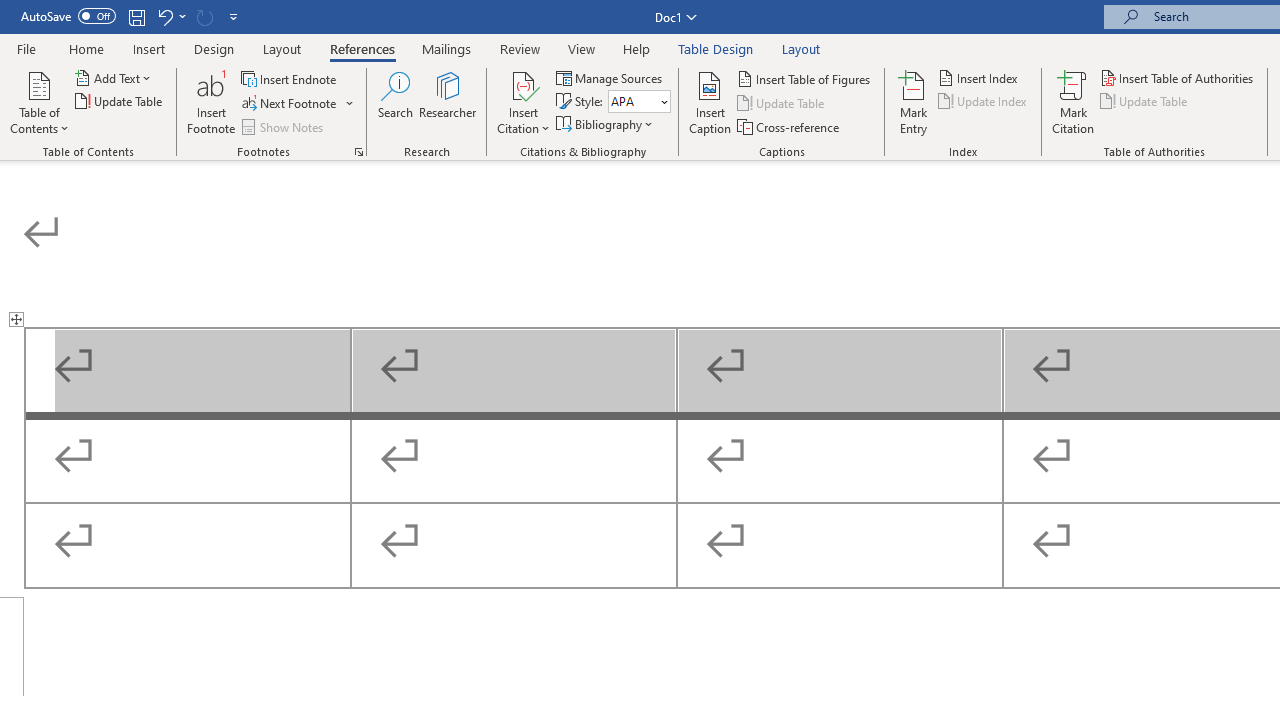 The image size is (1280, 720). I want to click on 'Can', so click(204, 16).